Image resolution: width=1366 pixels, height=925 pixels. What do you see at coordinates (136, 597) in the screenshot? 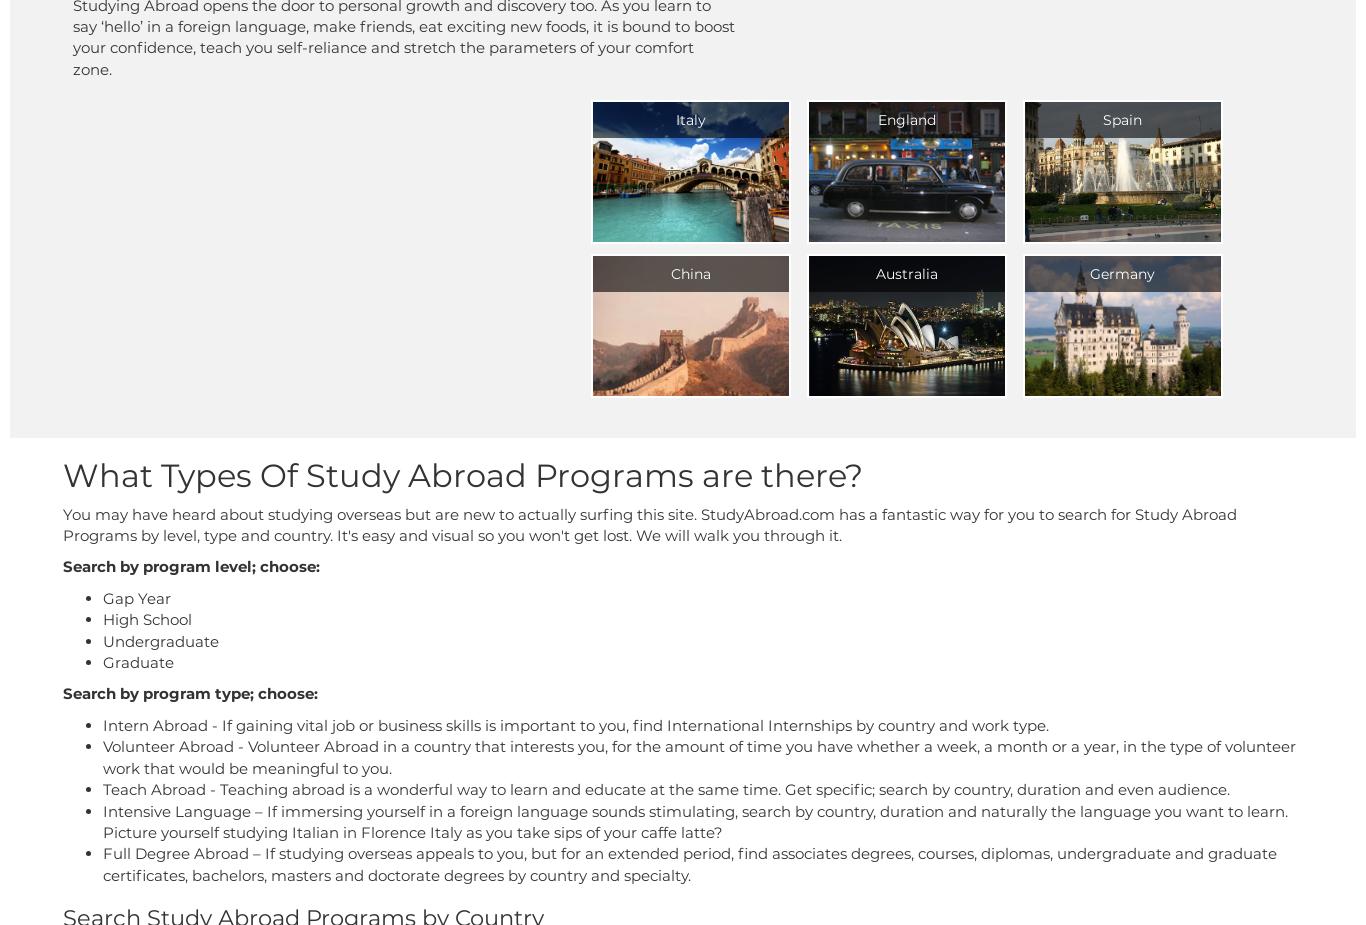
I see `'Gap Year'` at bounding box center [136, 597].